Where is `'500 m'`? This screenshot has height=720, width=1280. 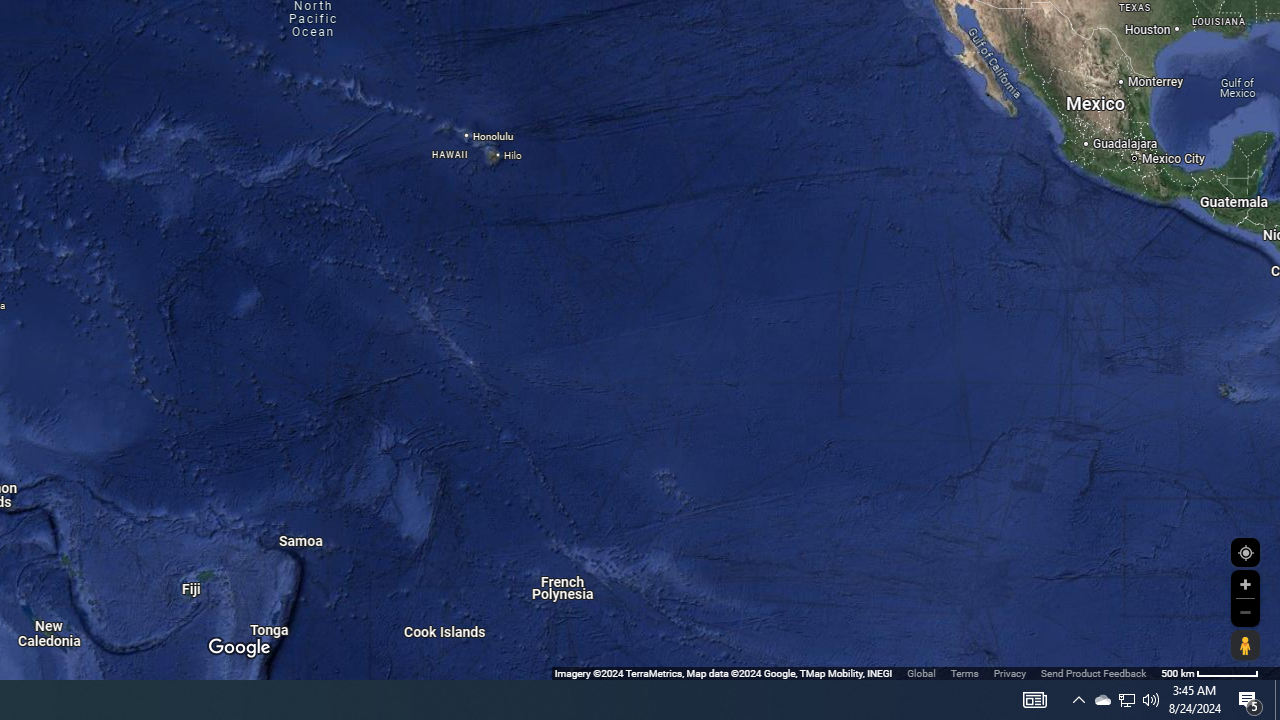 '500 m' is located at coordinates (1209, 673).